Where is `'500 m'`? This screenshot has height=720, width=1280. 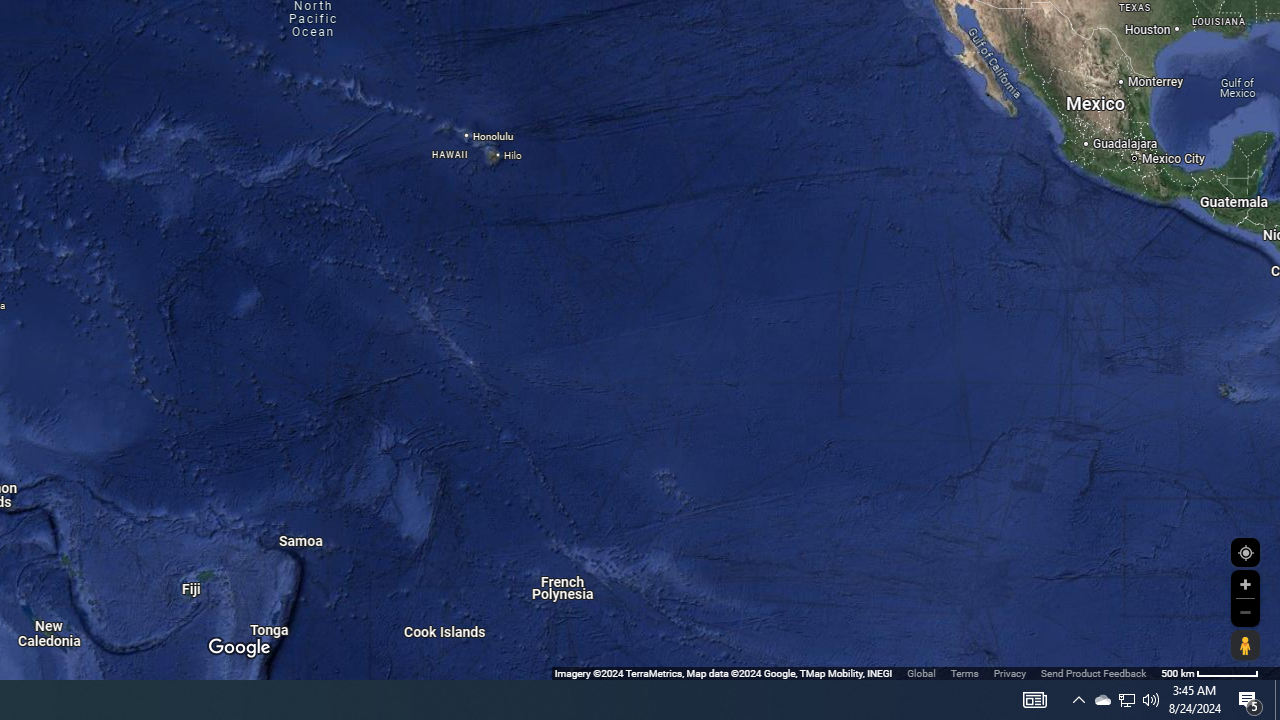 '500 m' is located at coordinates (1209, 673).